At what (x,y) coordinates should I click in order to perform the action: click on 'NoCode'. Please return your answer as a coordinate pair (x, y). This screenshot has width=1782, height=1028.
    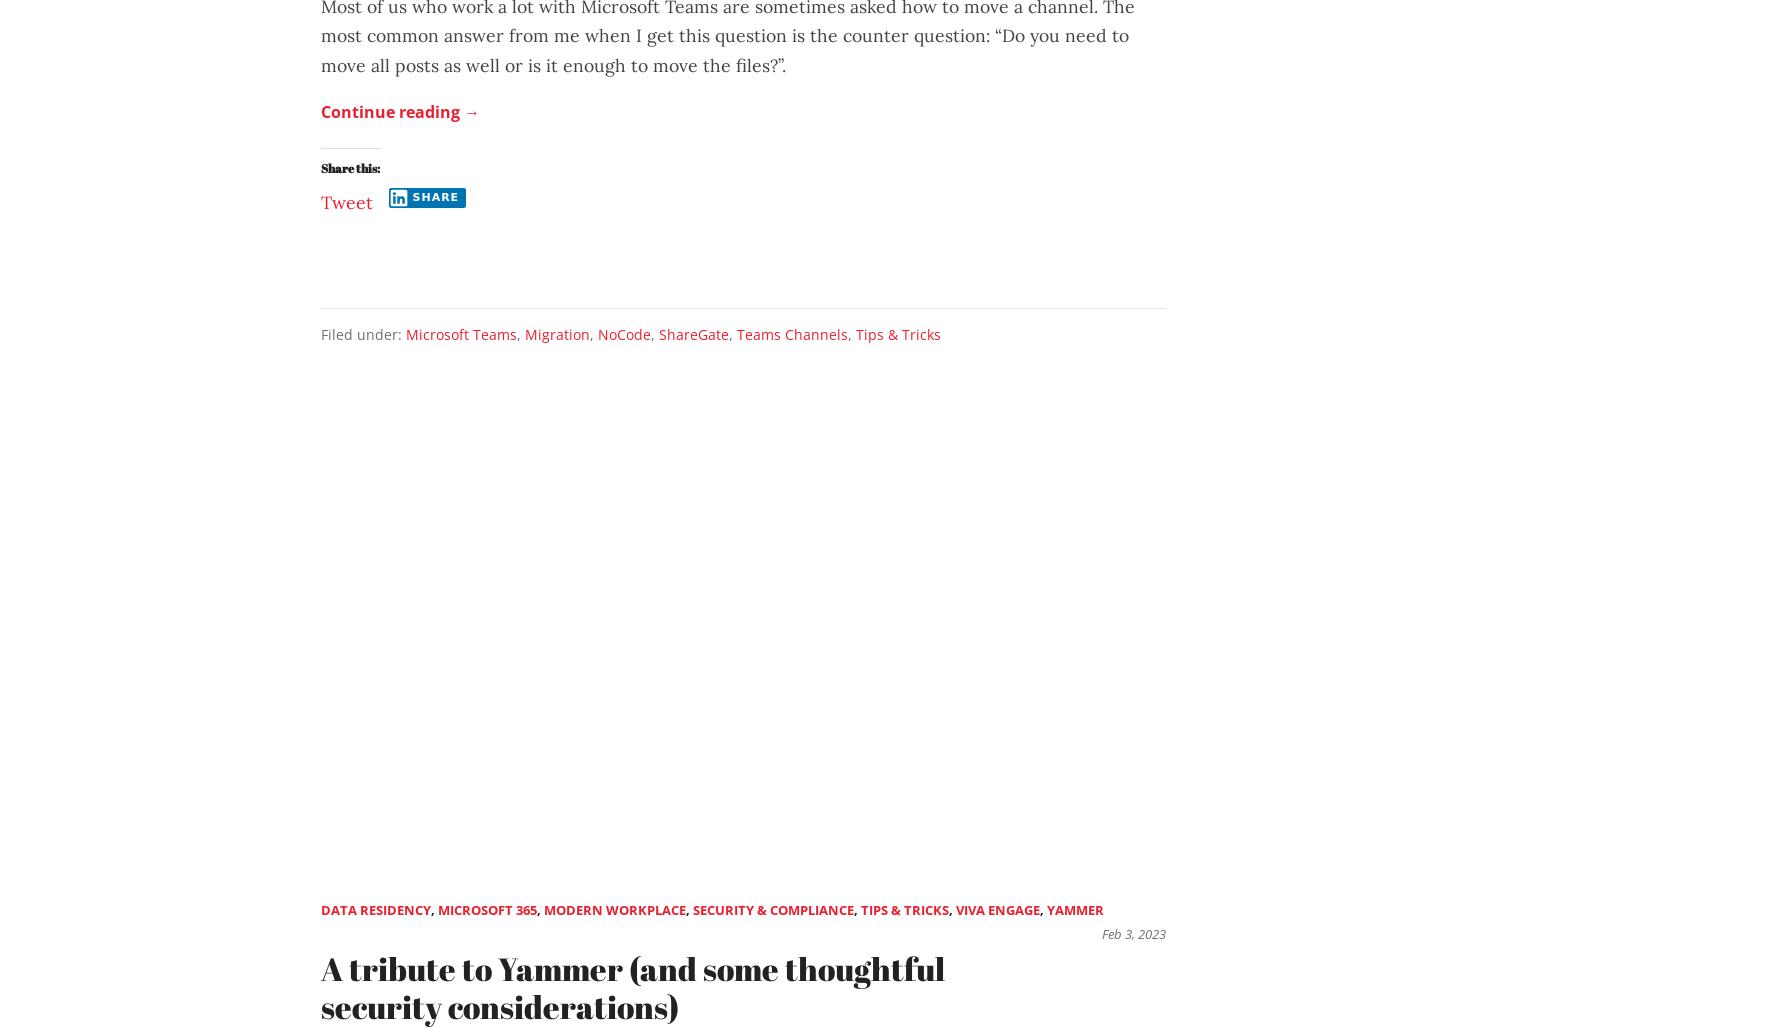
    Looking at the image, I should click on (598, 332).